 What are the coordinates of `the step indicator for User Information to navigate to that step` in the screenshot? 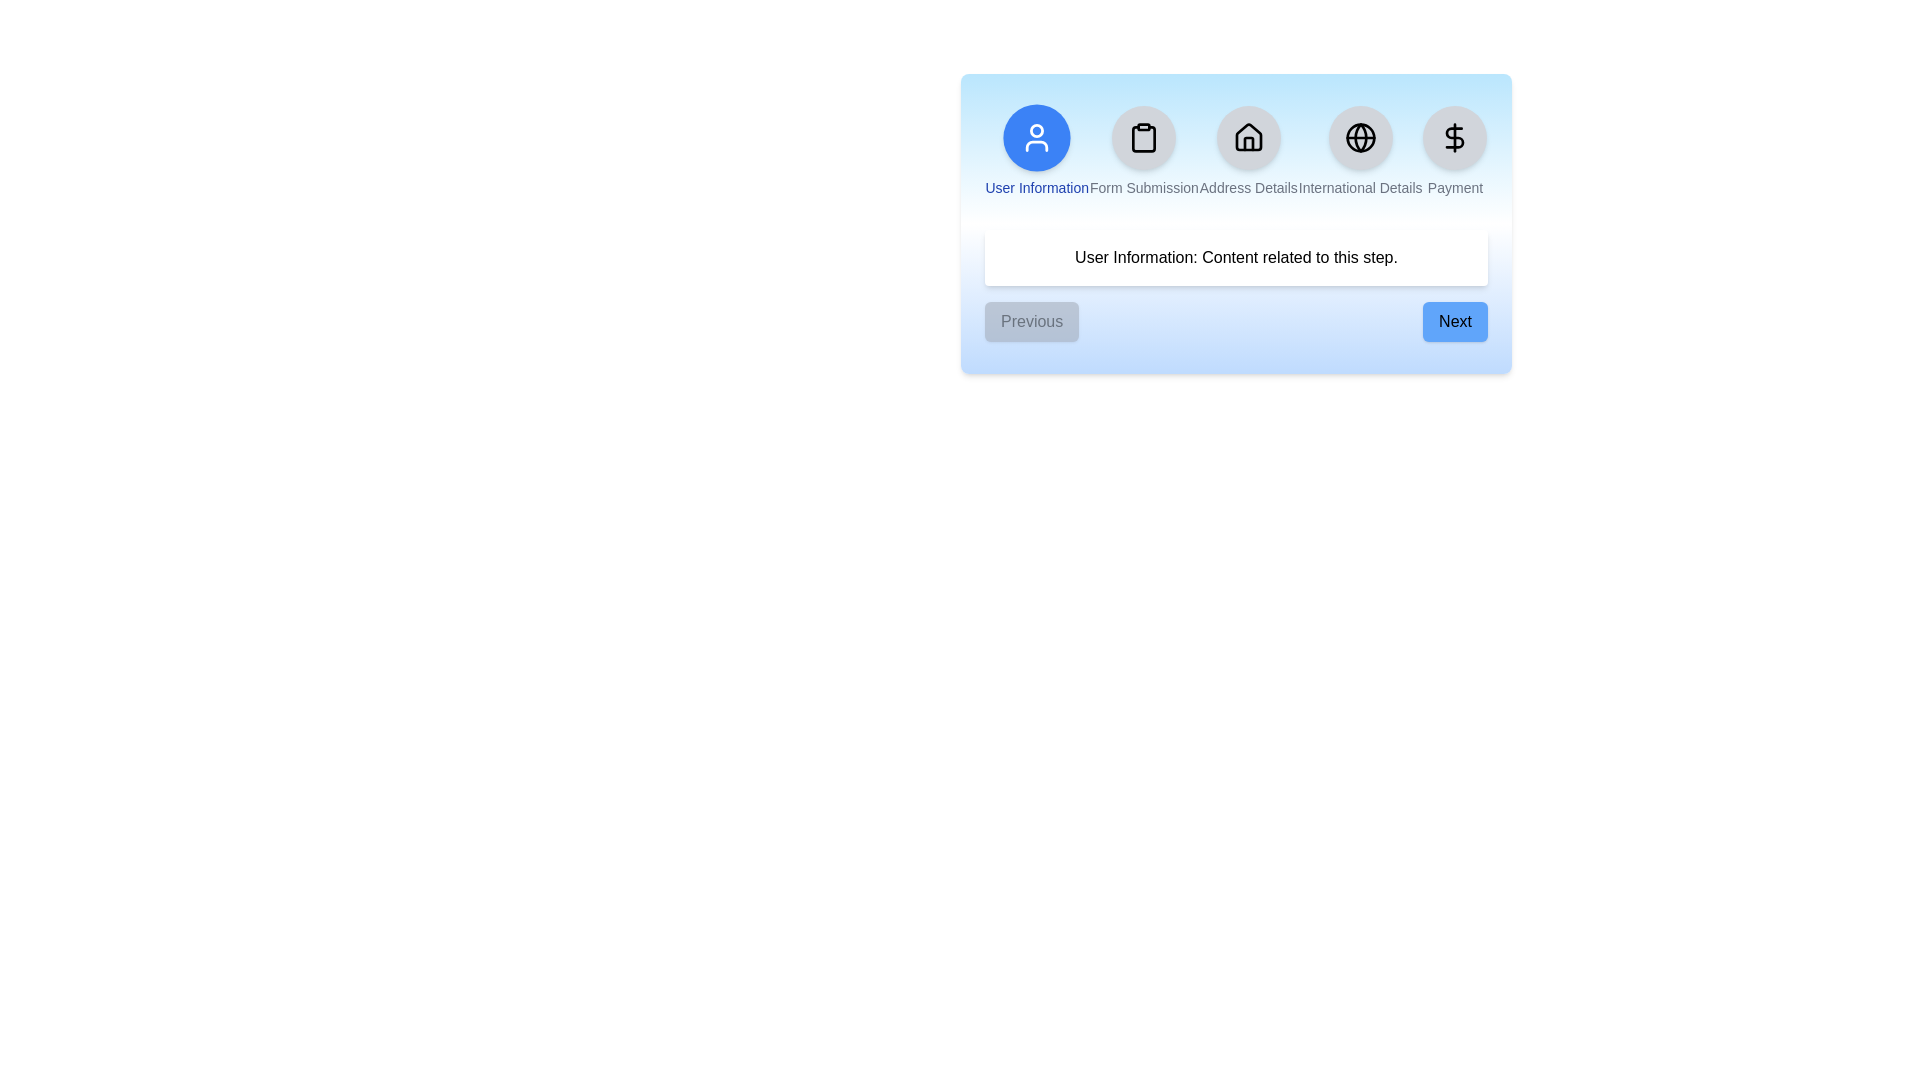 It's located at (1037, 150).